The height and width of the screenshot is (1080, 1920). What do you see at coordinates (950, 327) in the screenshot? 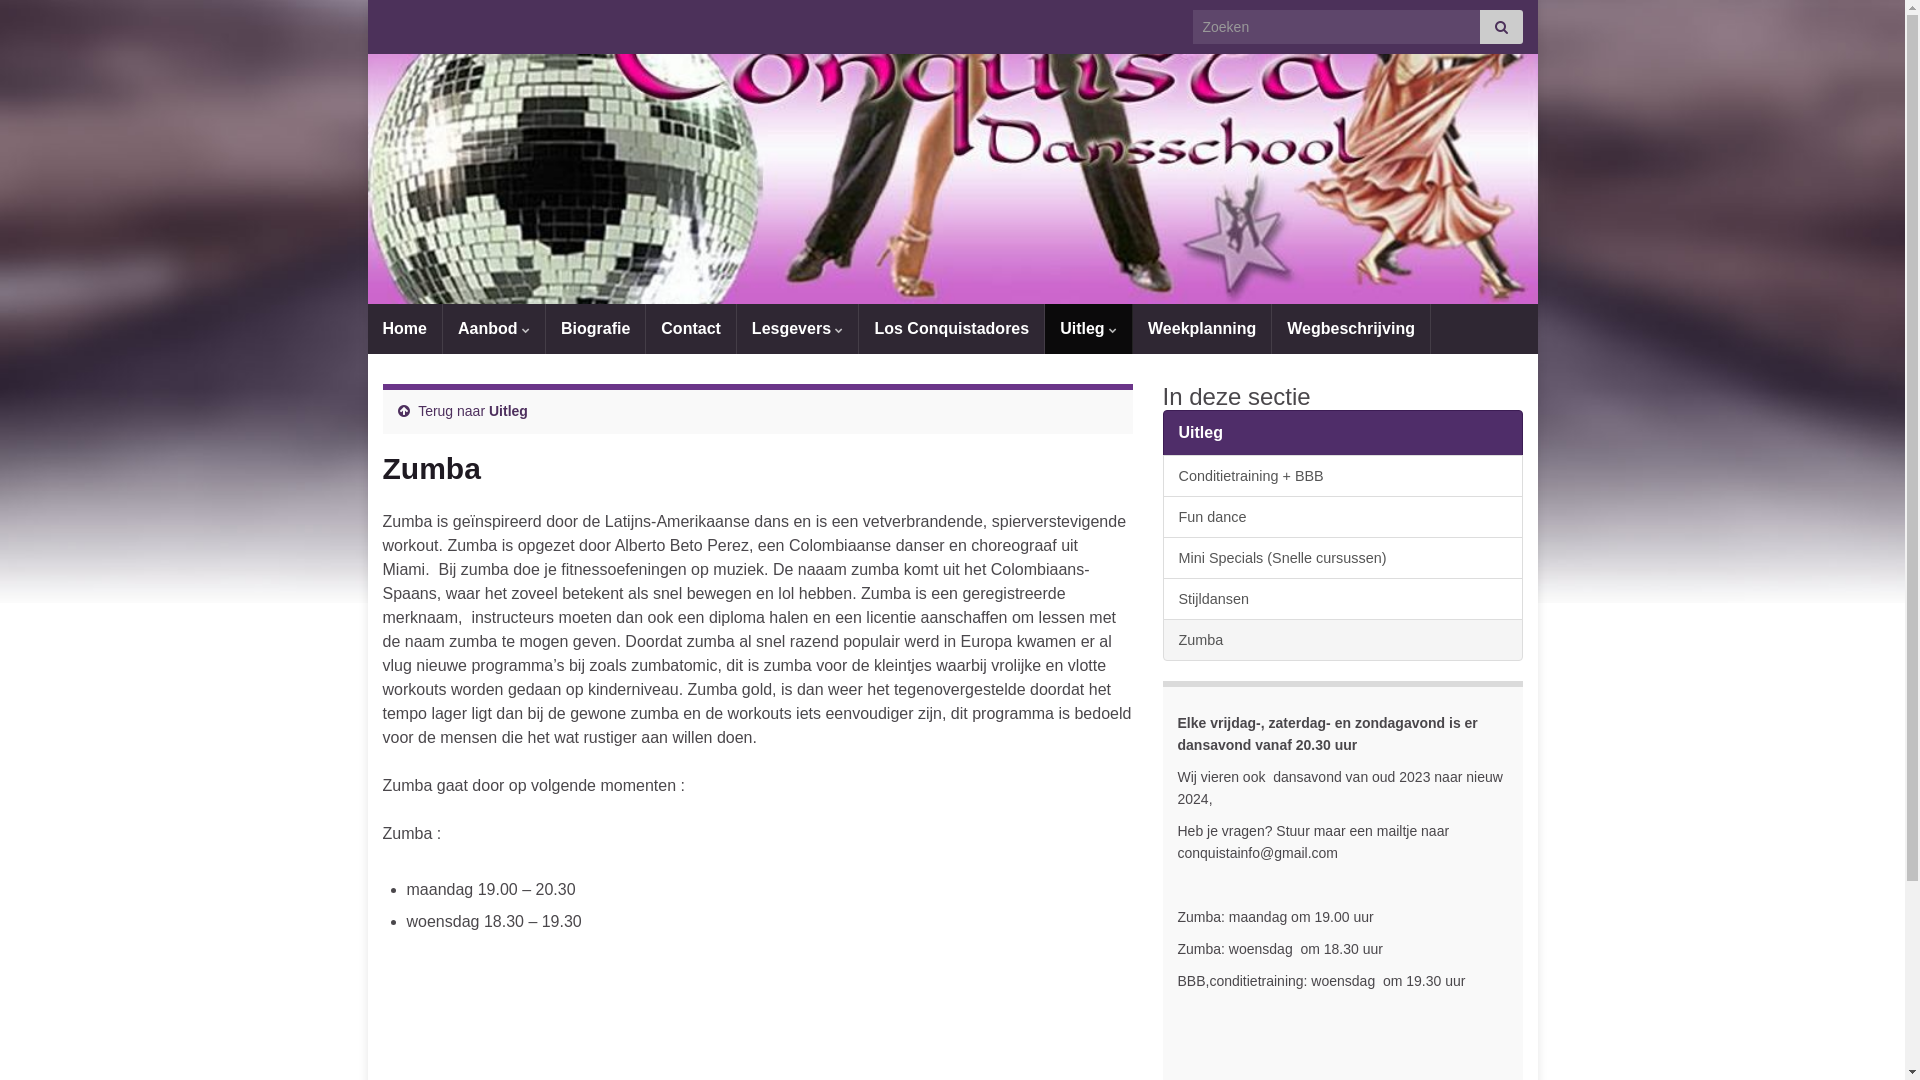
I see `'Los Conquistadores'` at bounding box center [950, 327].